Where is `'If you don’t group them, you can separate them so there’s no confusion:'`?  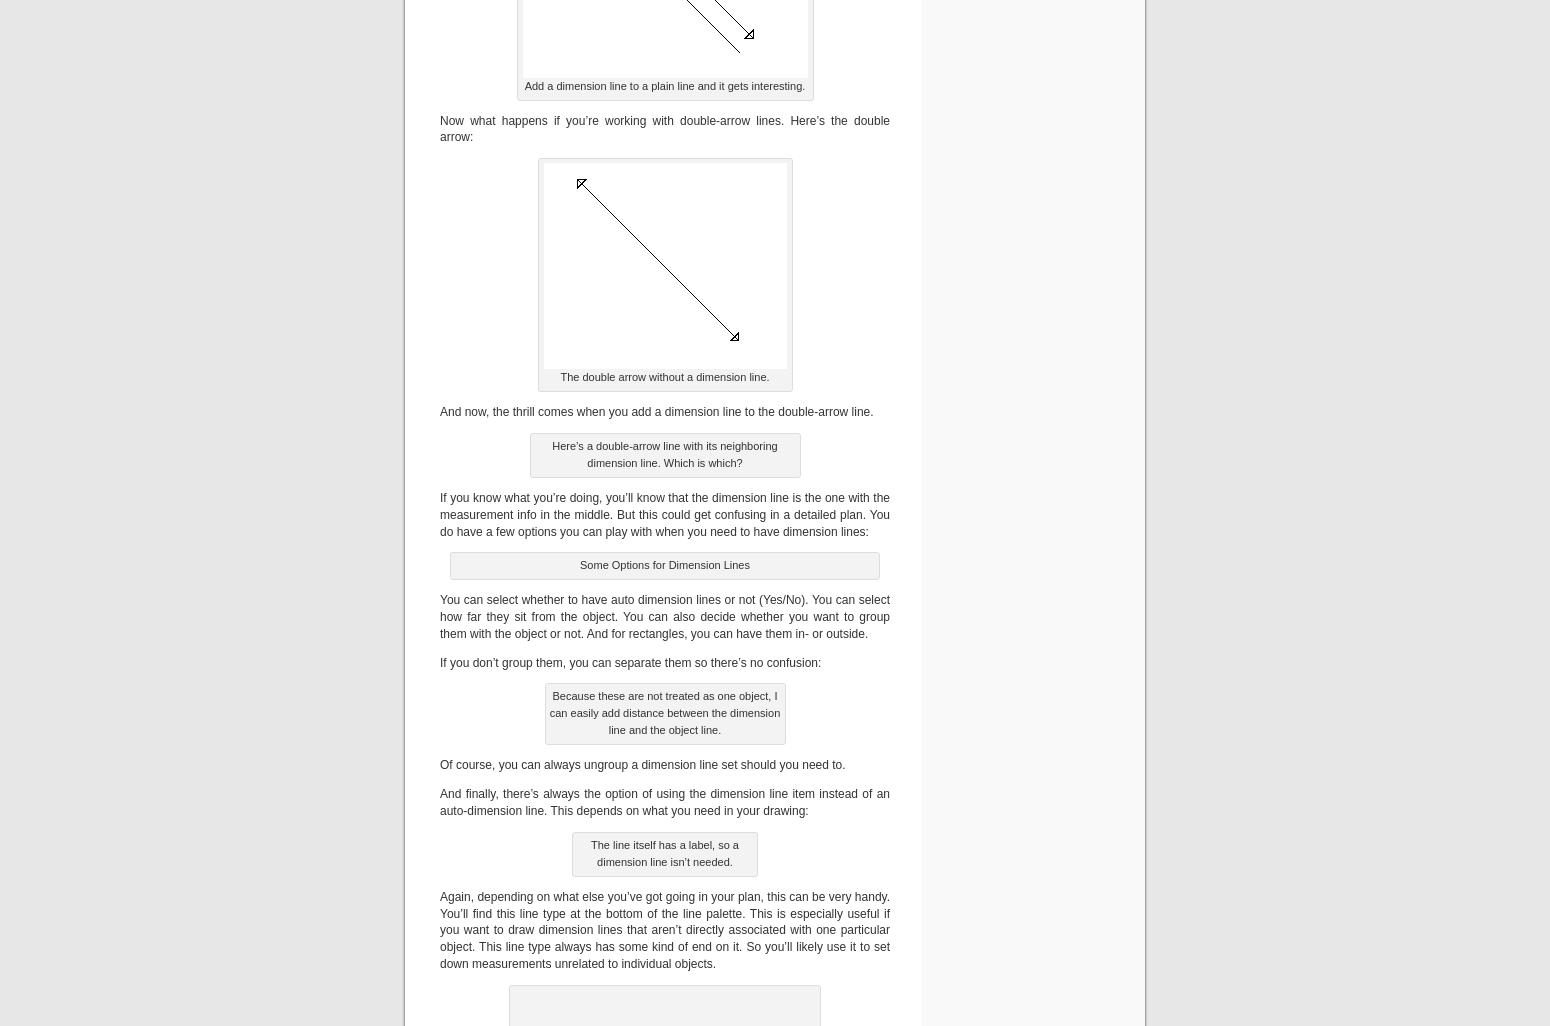 'If you don’t group them, you can separate them so there’s no confusion:' is located at coordinates (629, 661).